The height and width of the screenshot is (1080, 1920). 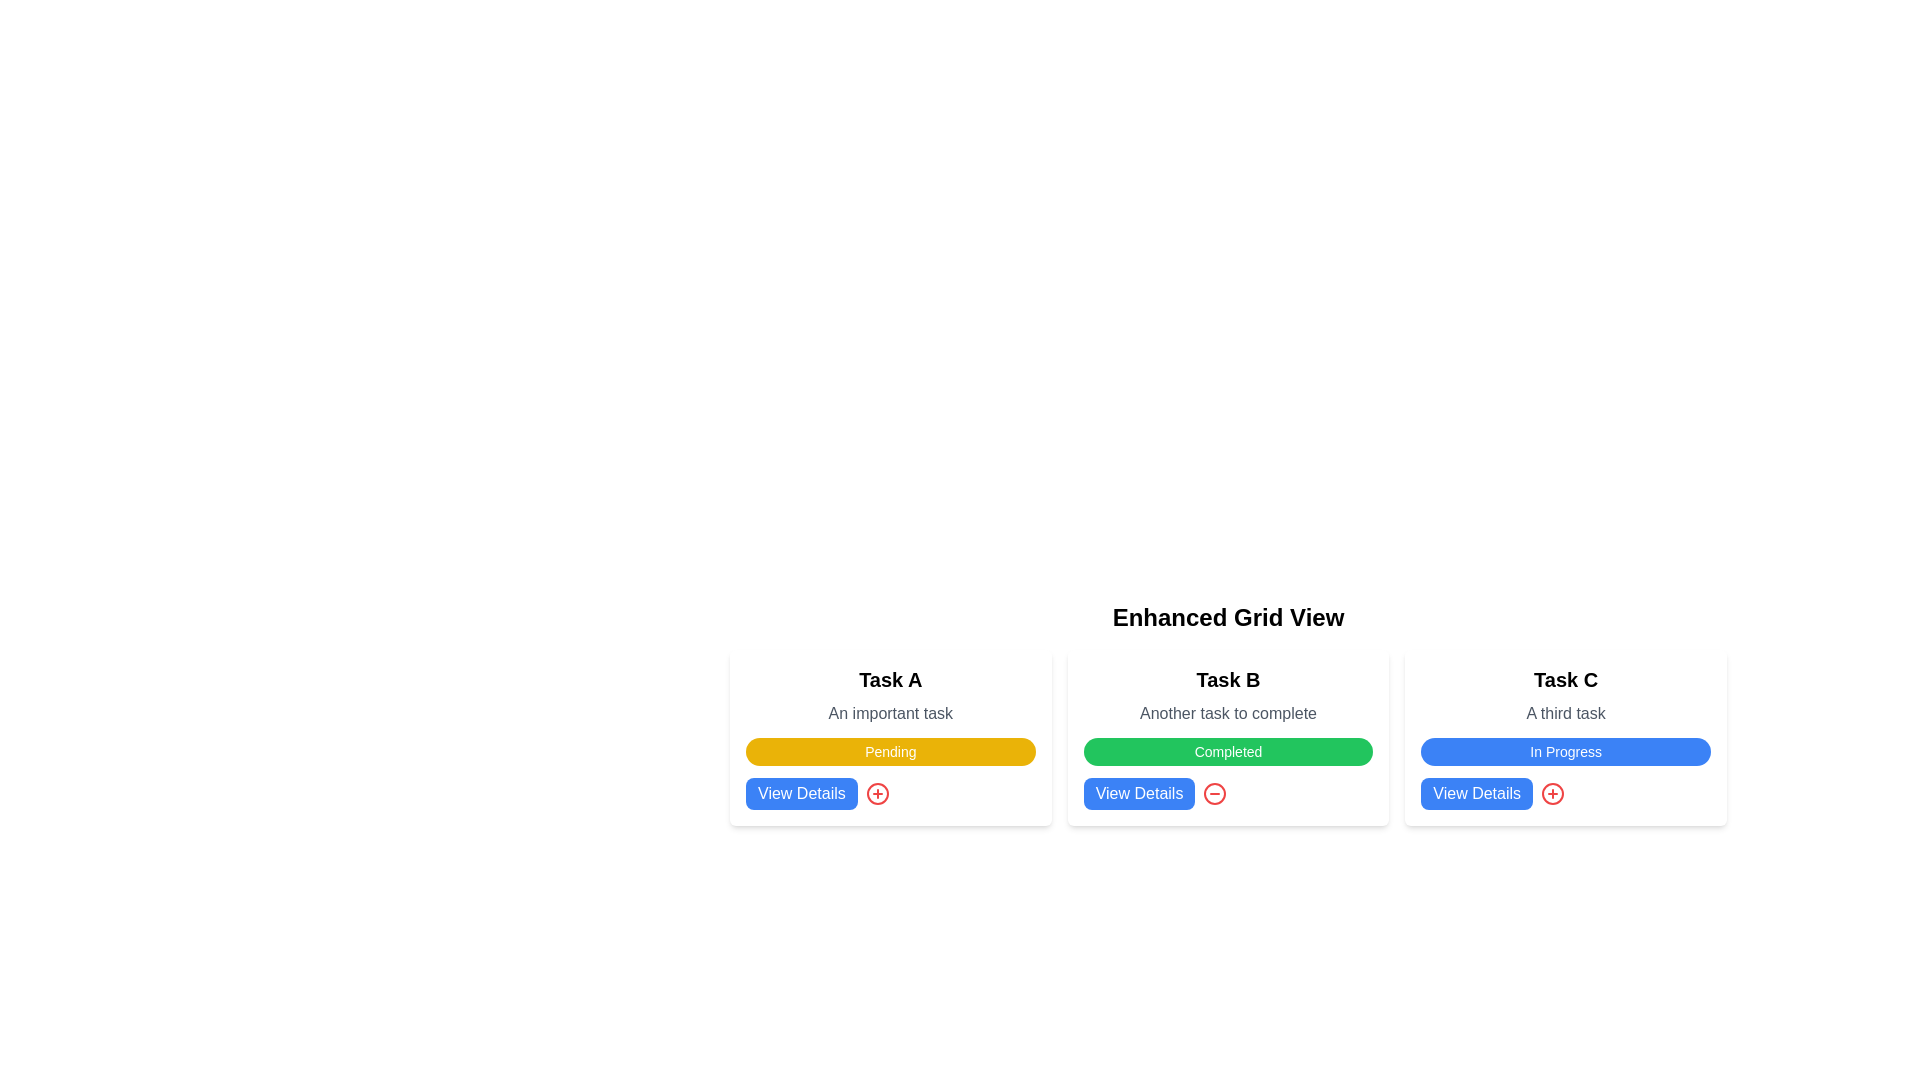 I want to click on the Status Badge indicating 'Pending' for Task A, located within the first card of the grid, positioned below the task description and above the 'View Details' button, so click(x=889, y=737).